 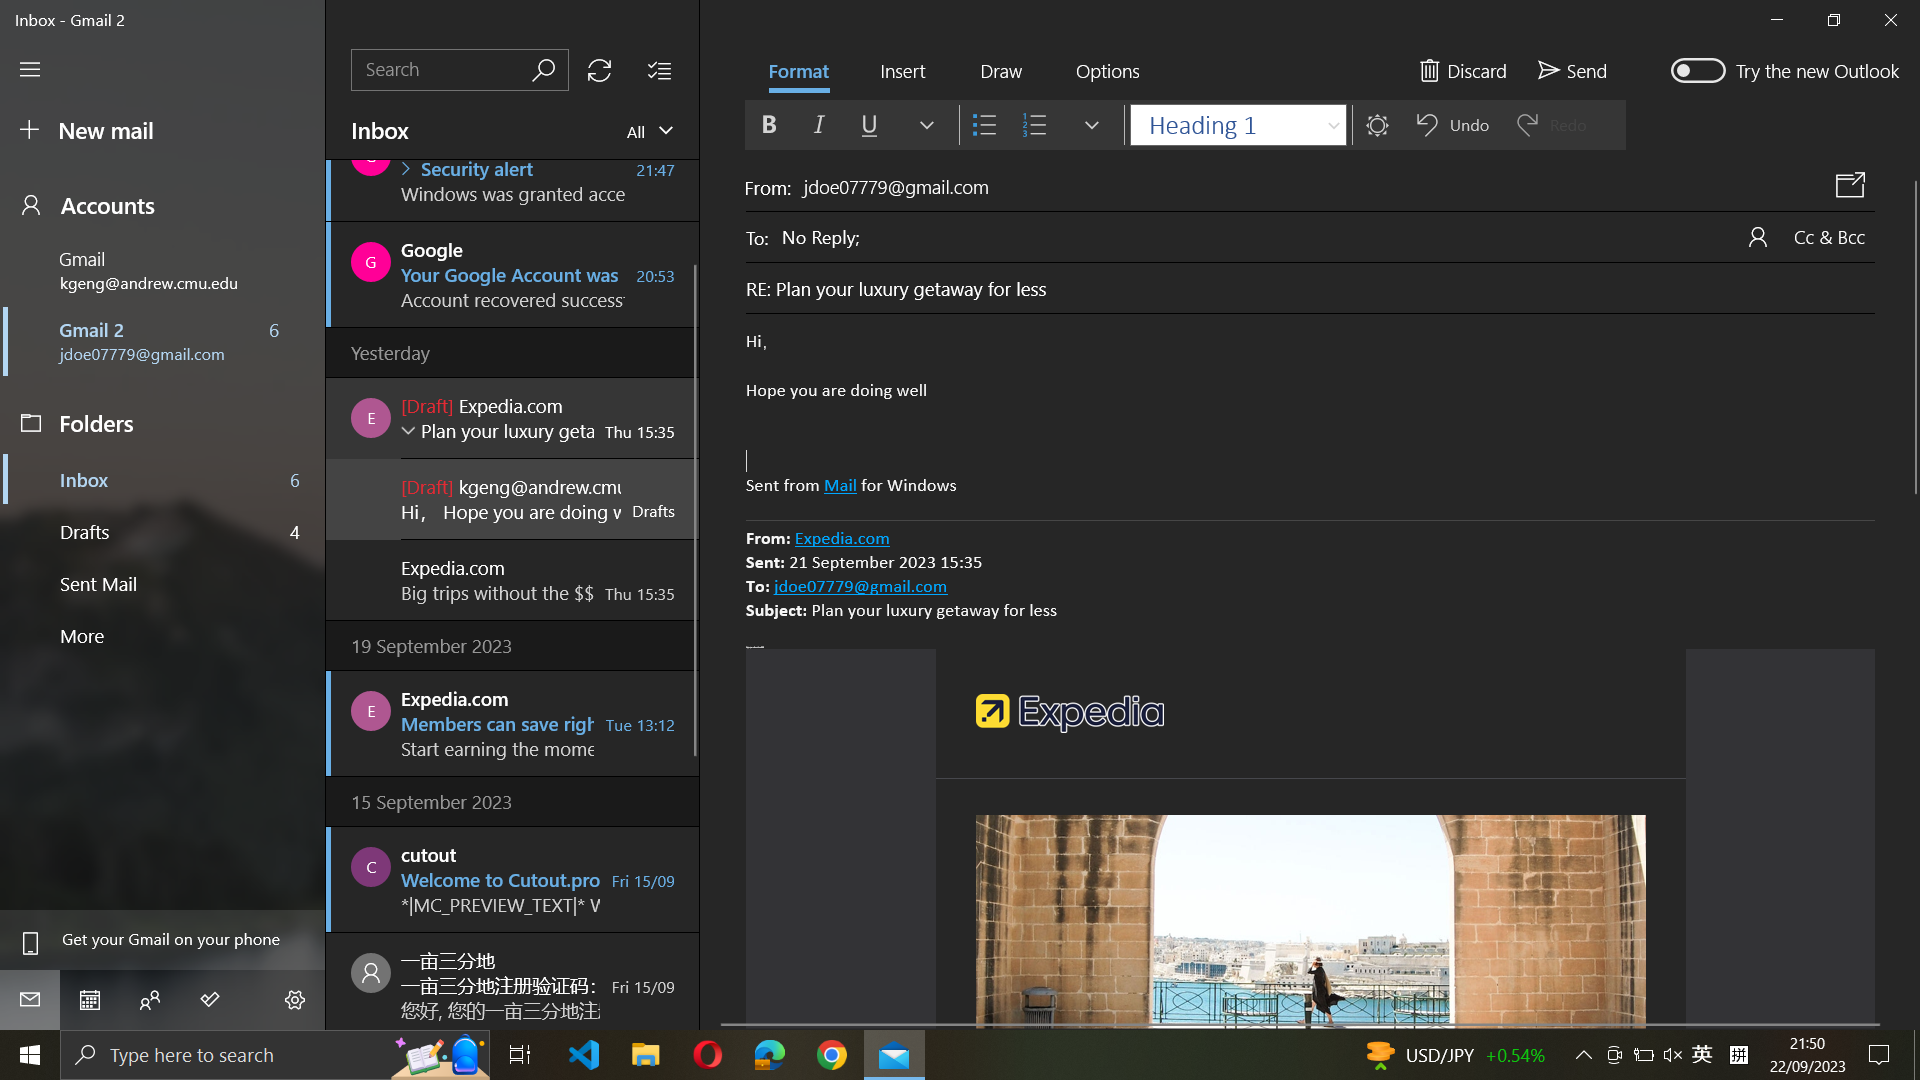 What do you see at coordinates (1569, 68) in the screenshot?
I see `Forward the draft email` at bounding box center [1569, 68].